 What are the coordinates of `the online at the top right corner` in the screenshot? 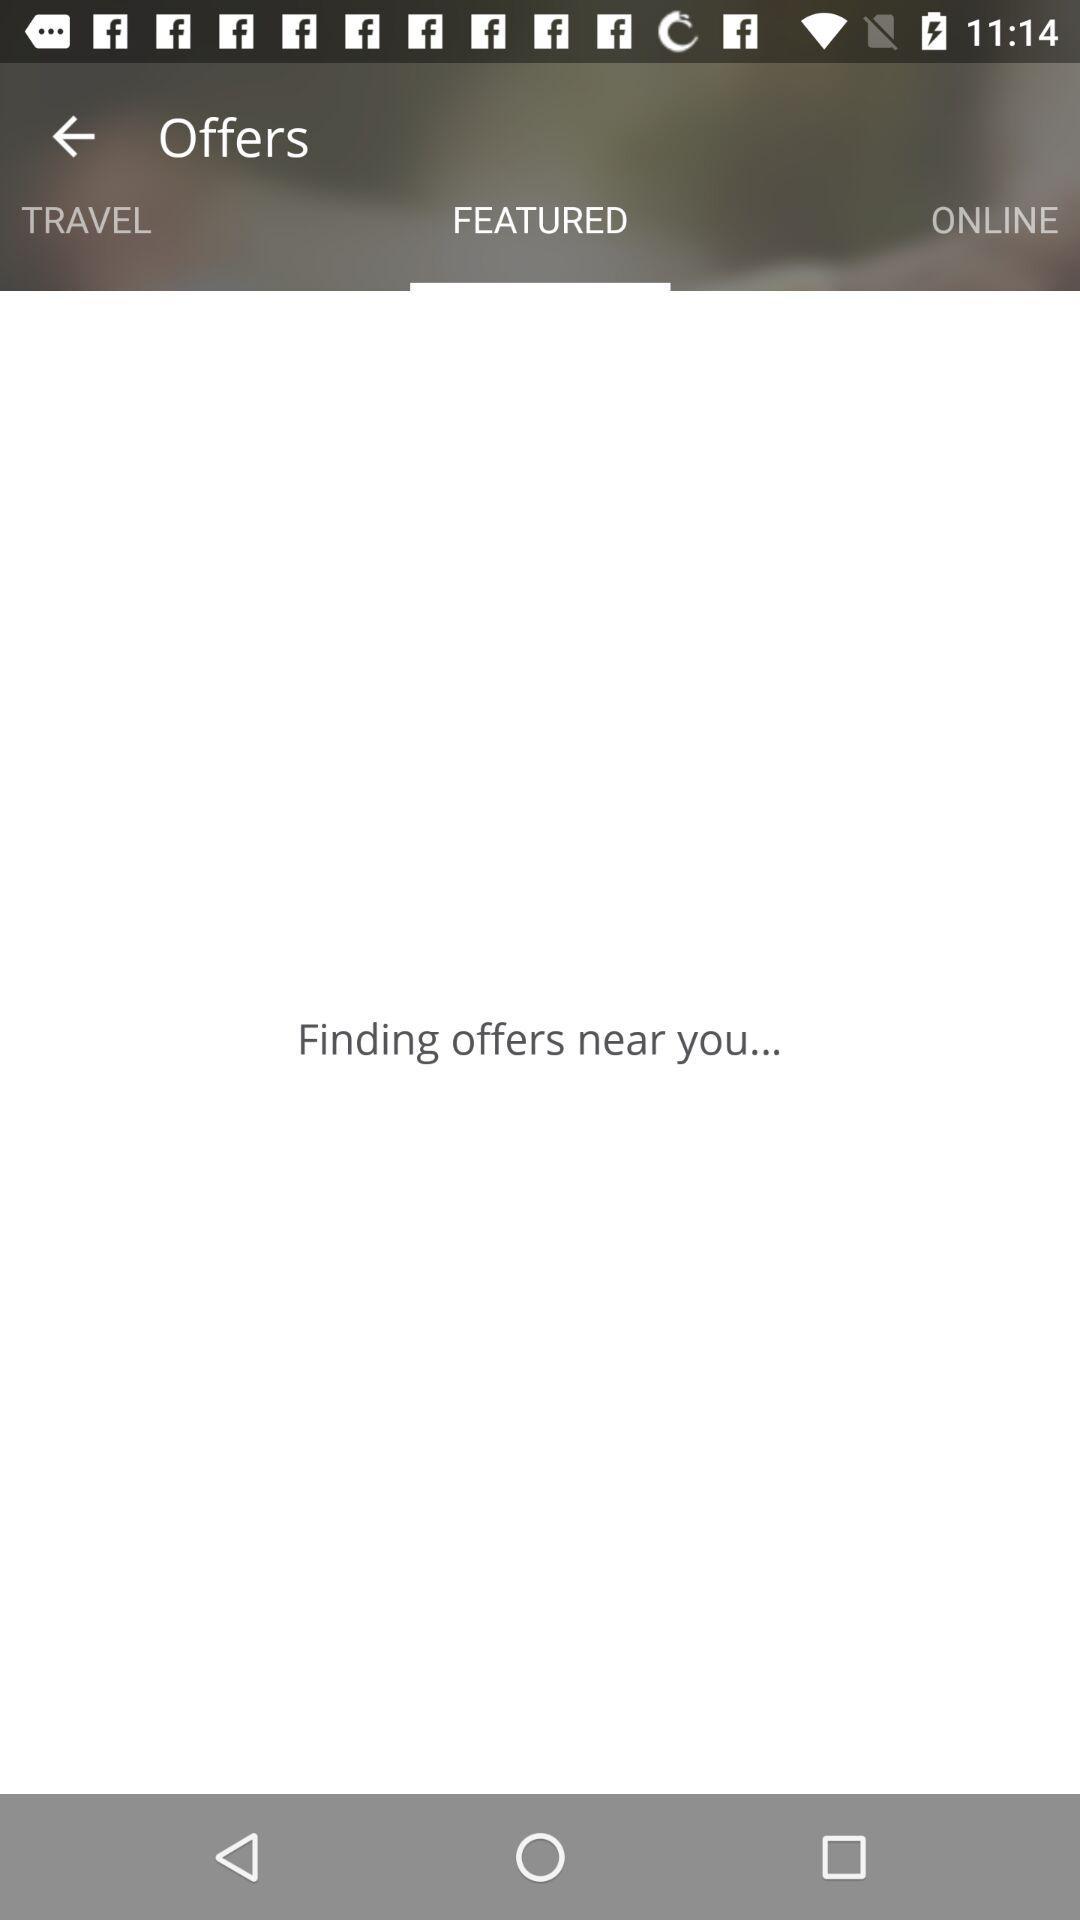 It's located at (994, 219).